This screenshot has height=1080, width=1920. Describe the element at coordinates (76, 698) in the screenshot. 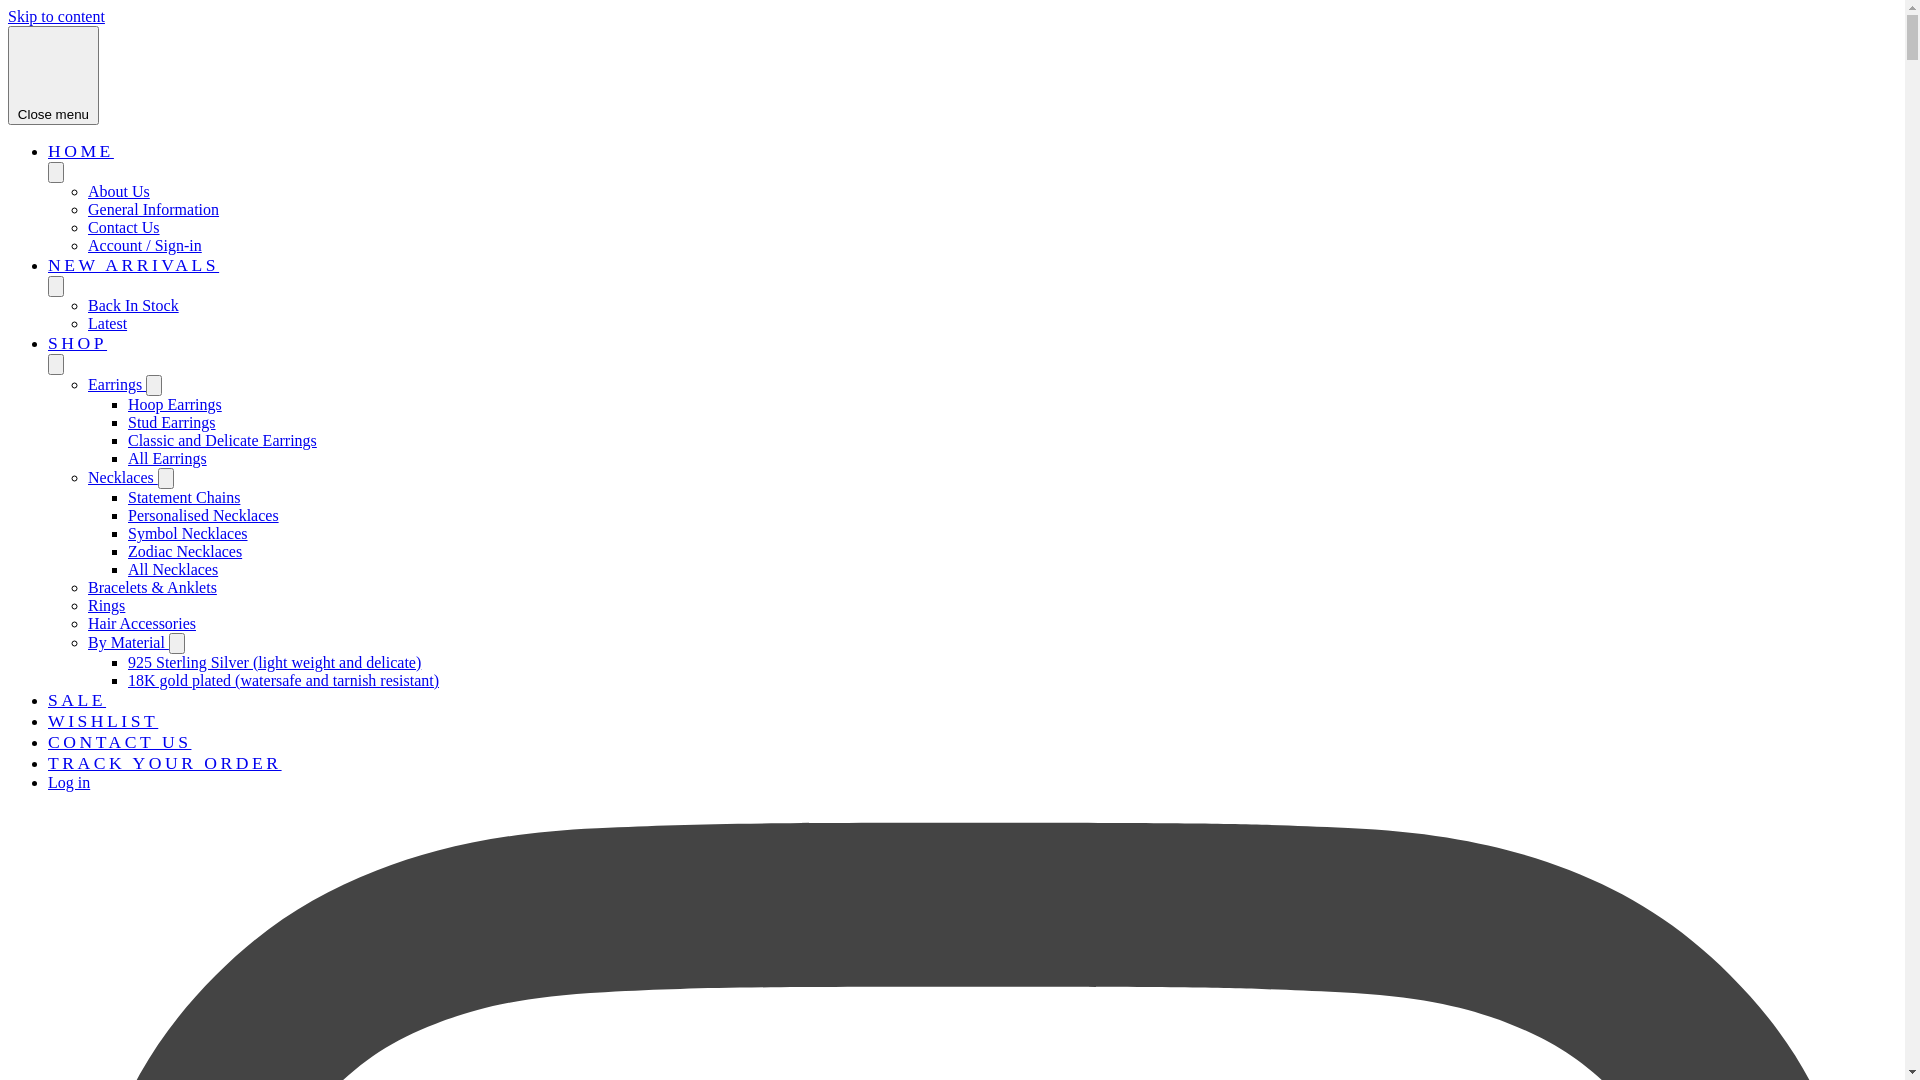

I see `'SALE'` at that location.